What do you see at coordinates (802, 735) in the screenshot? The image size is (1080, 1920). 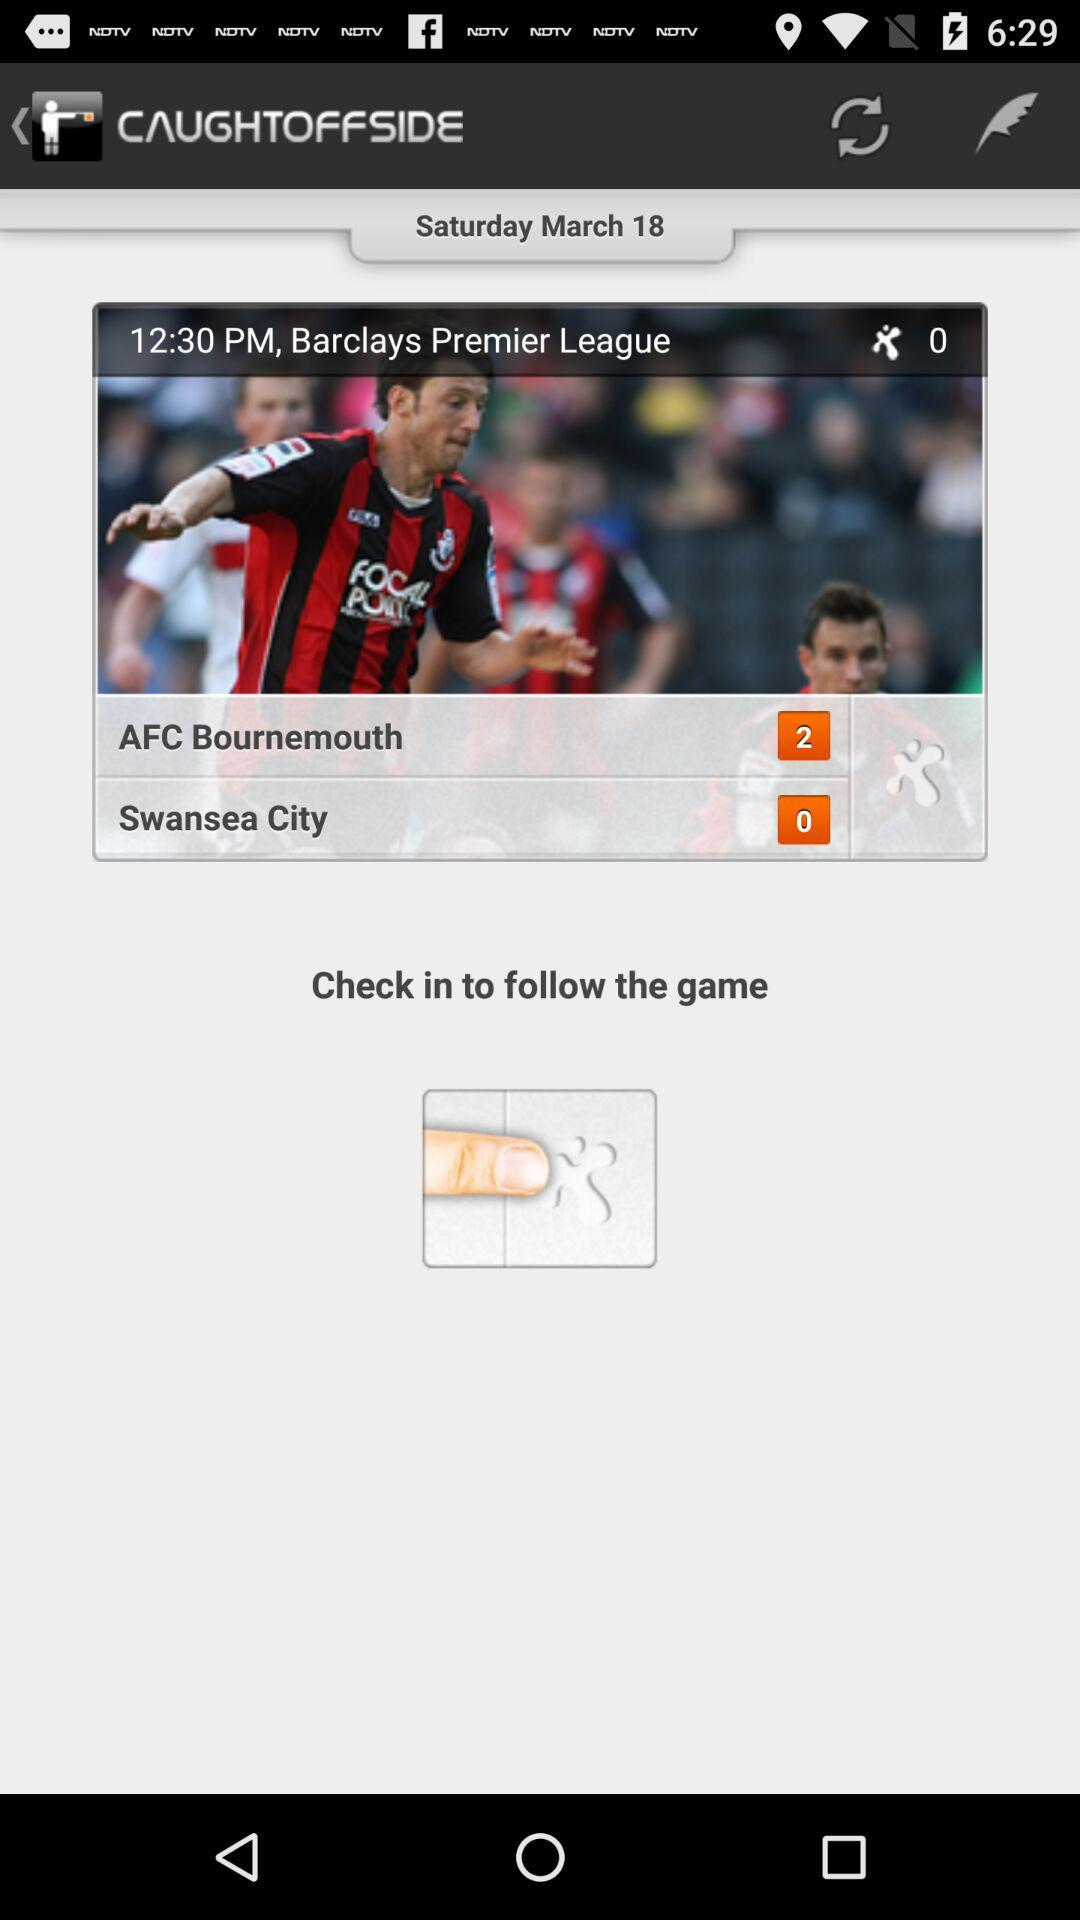 I see `the 2 app` at bounding box center [802, 735].